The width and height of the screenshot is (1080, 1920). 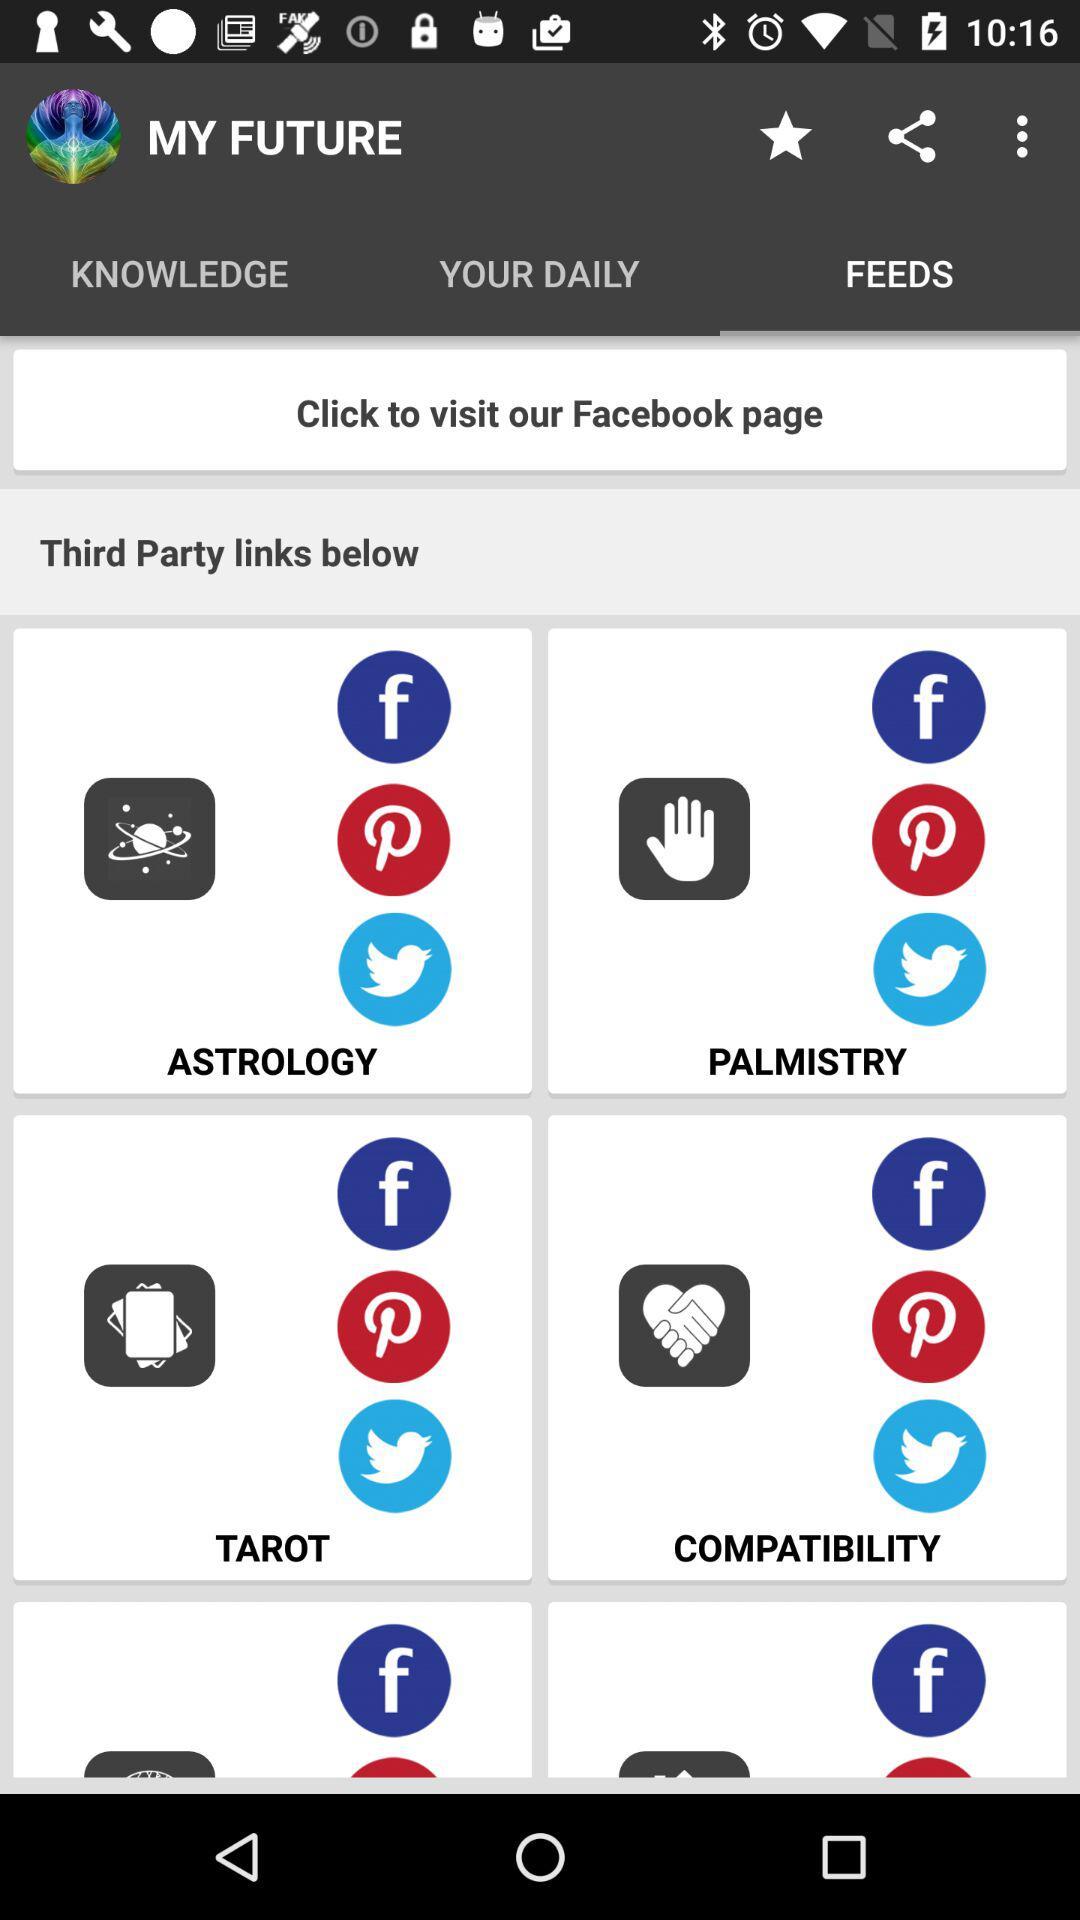 I want to click on open facebook, so click(x=394, y=1680).